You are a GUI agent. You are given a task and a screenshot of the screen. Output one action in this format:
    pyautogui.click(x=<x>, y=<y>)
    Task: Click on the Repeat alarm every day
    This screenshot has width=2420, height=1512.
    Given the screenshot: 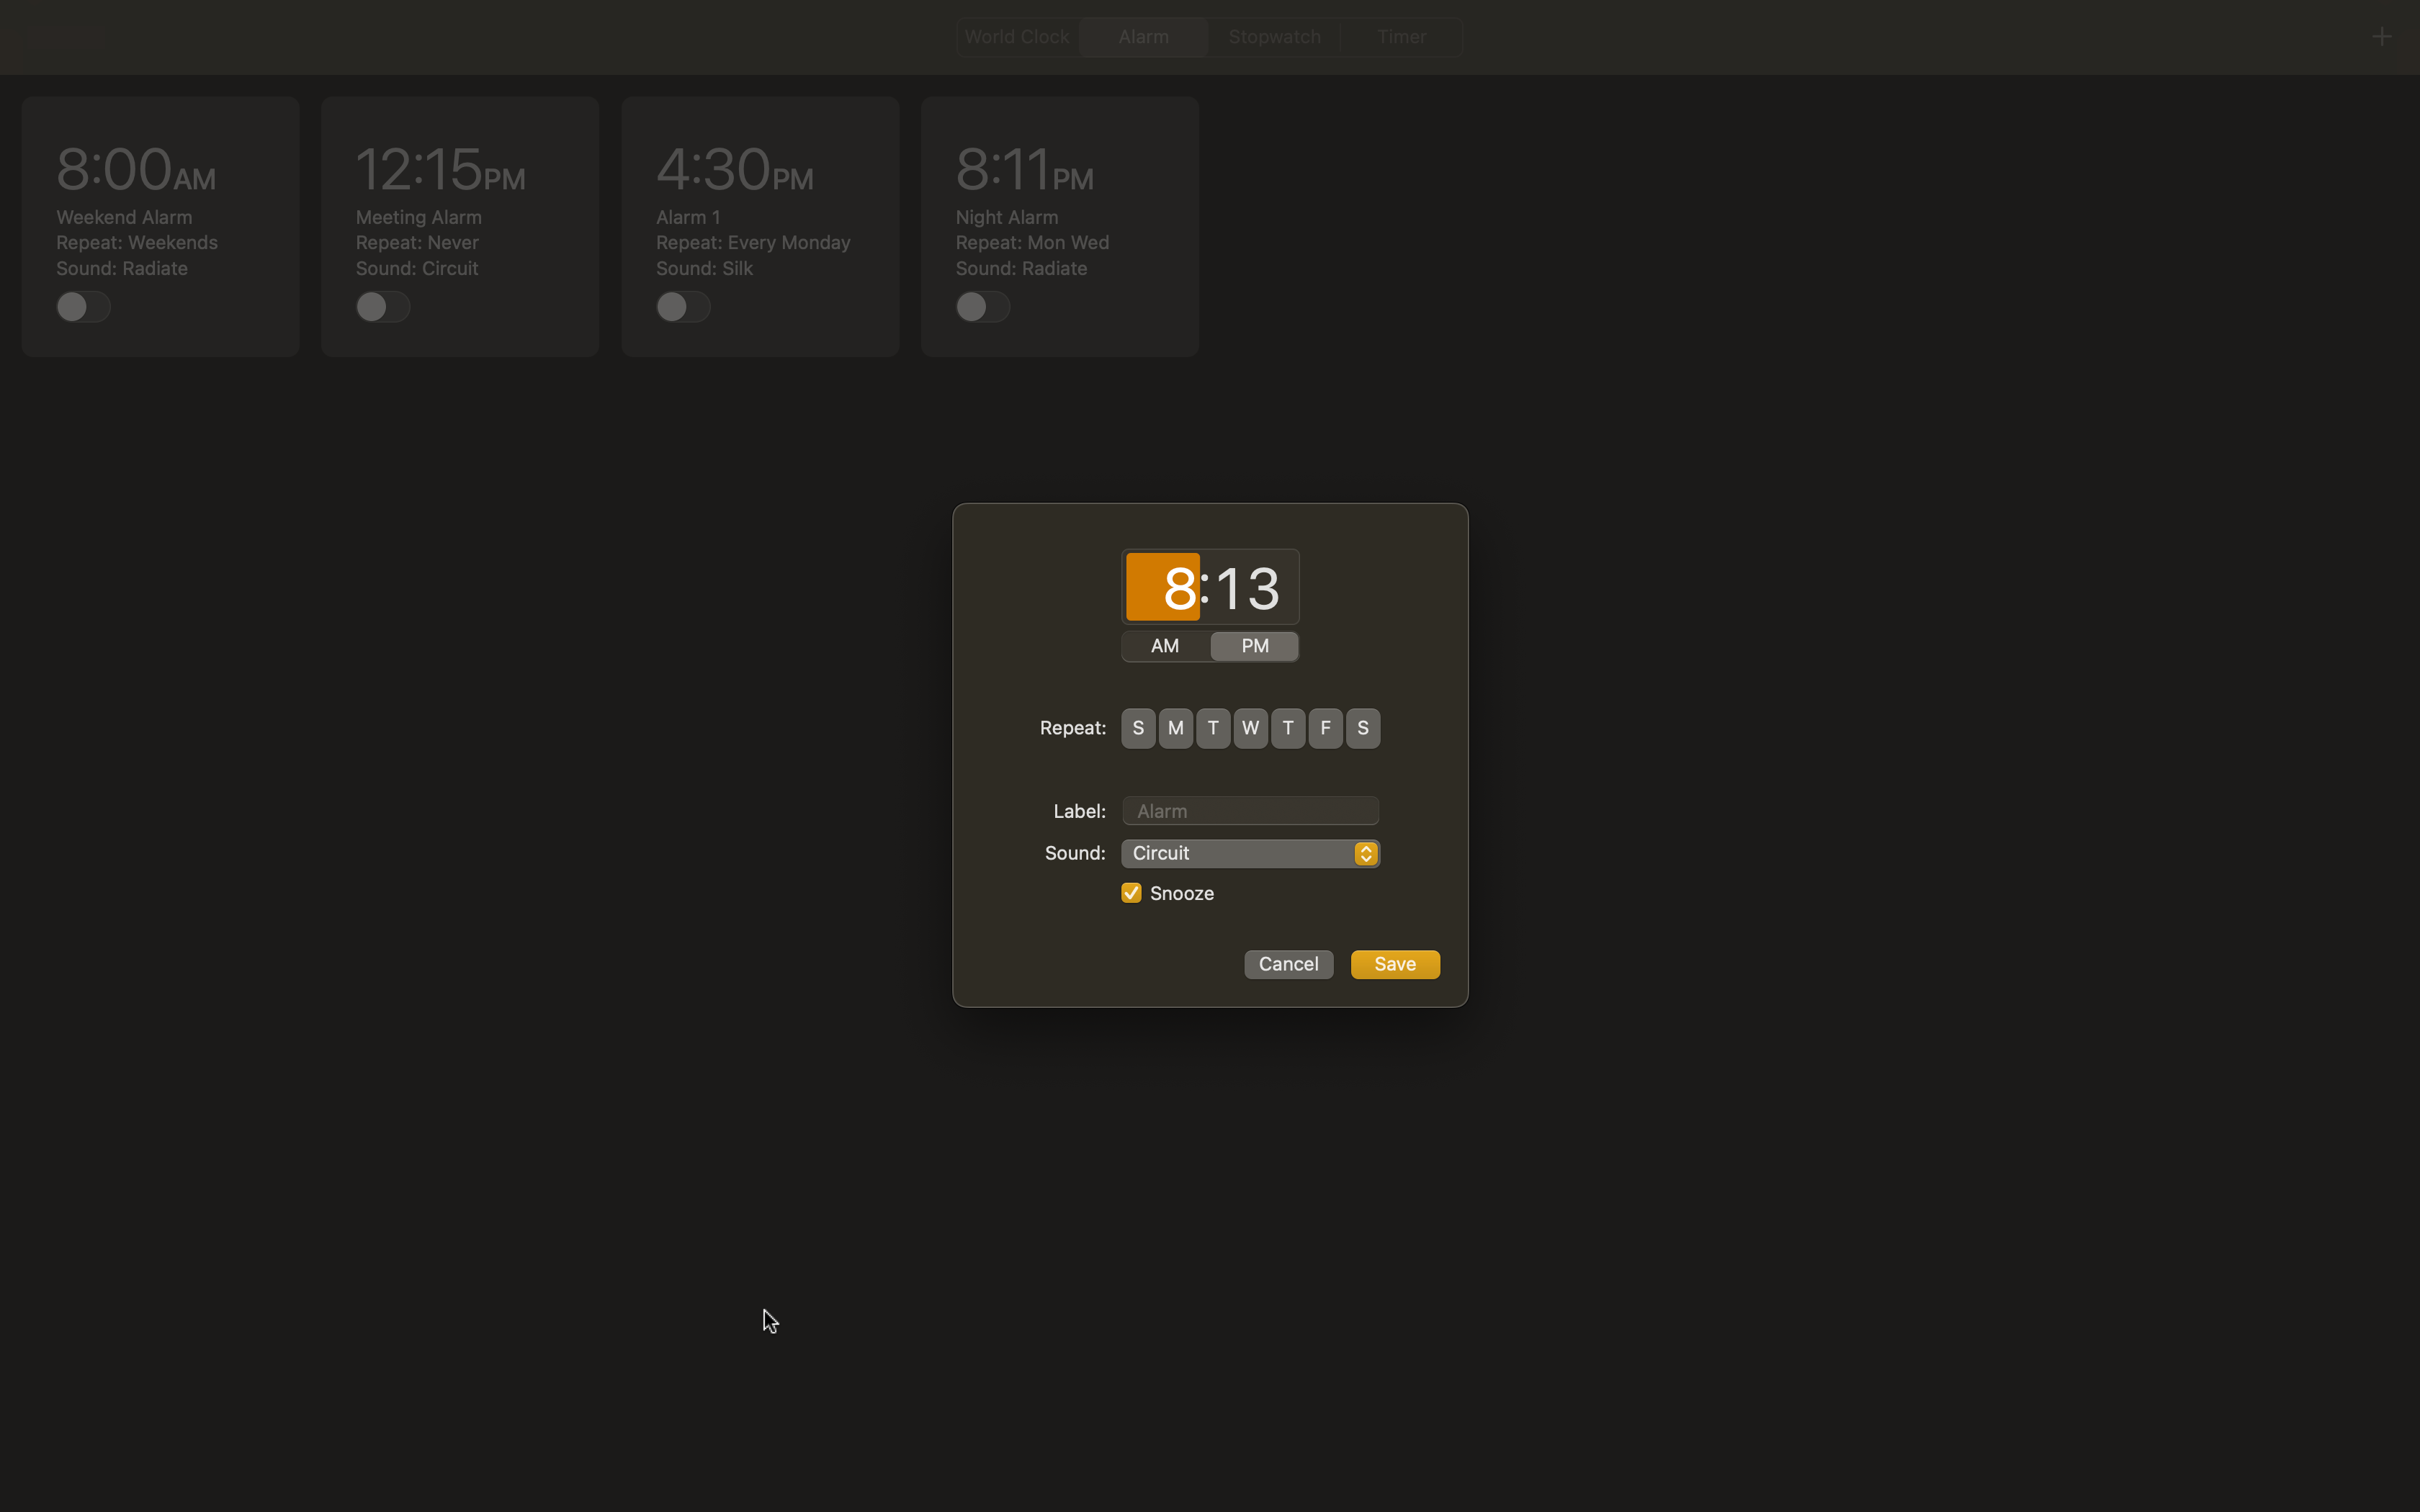 What is the action you would take?
    pyautogui.click(x=1137, y=727)
    